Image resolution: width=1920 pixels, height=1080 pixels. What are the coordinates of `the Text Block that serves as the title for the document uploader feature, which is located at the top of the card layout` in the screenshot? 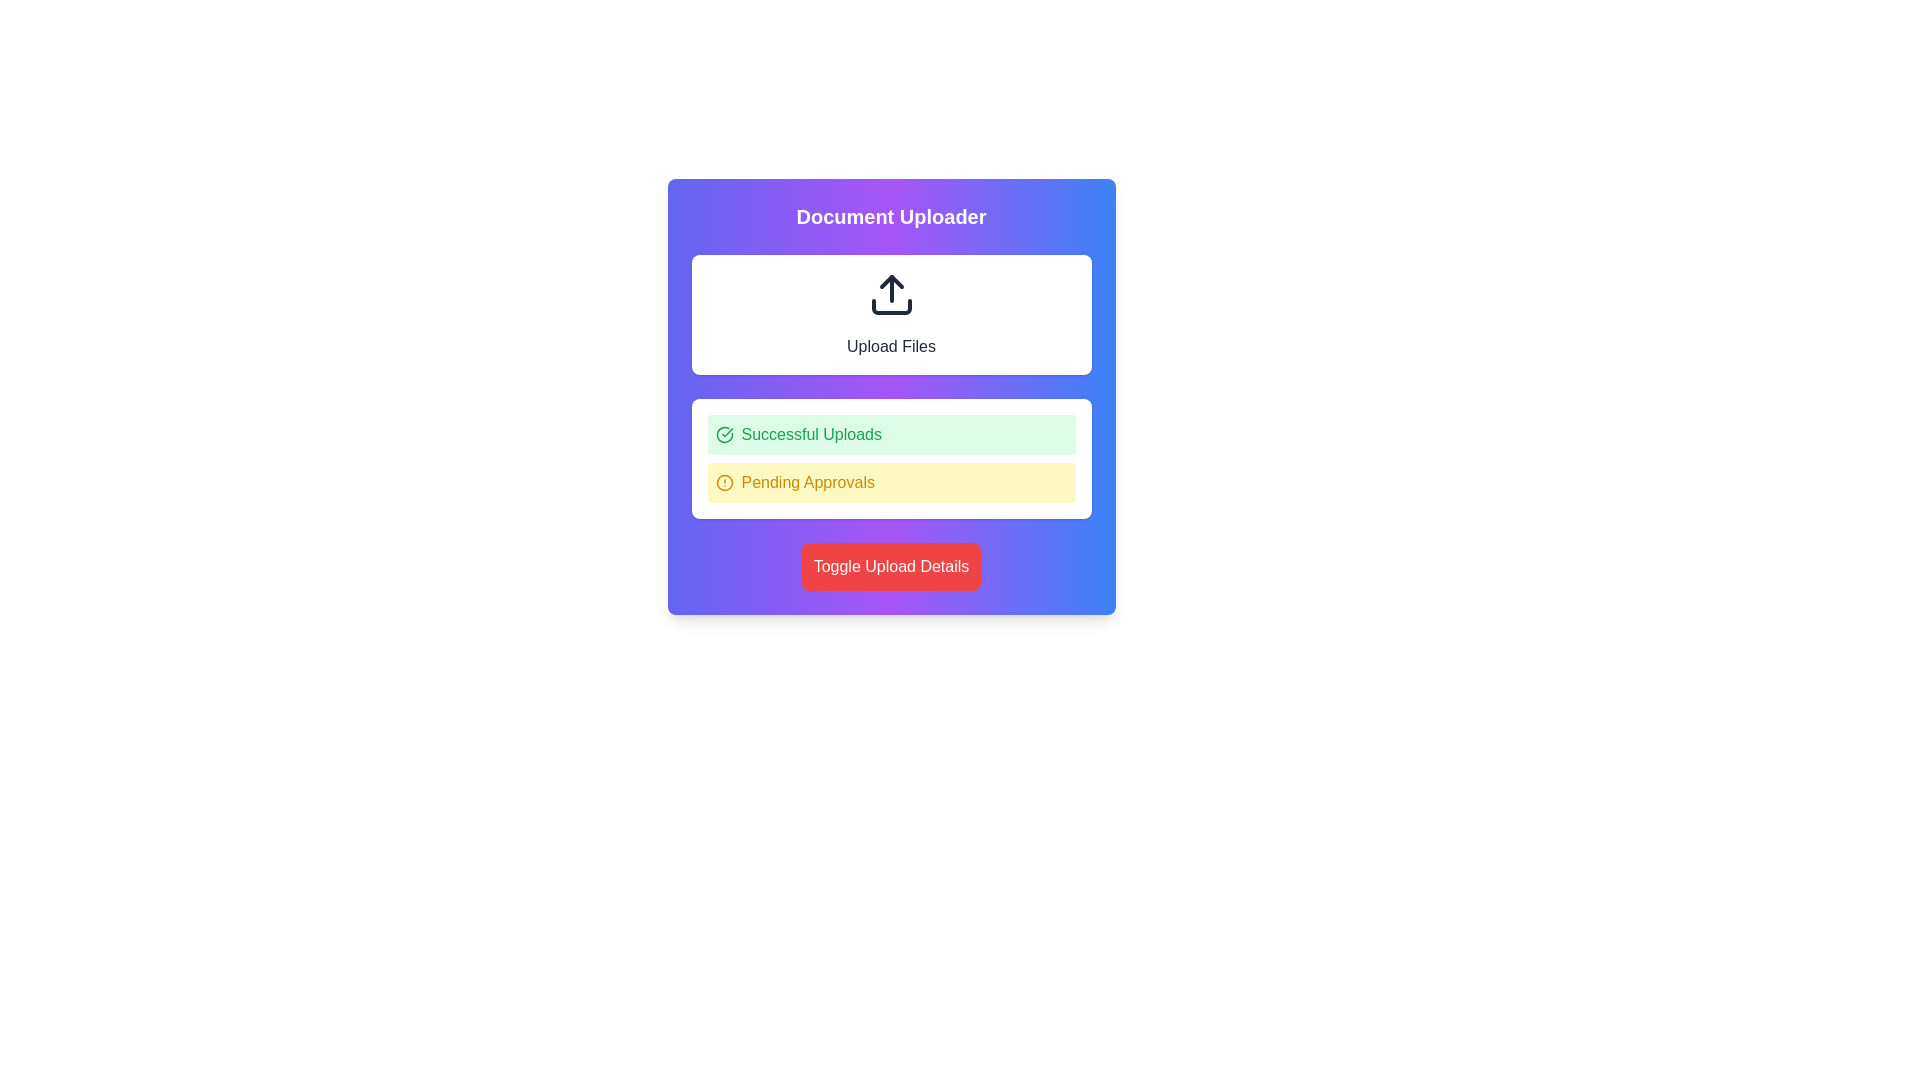 It's located at (890, 216).